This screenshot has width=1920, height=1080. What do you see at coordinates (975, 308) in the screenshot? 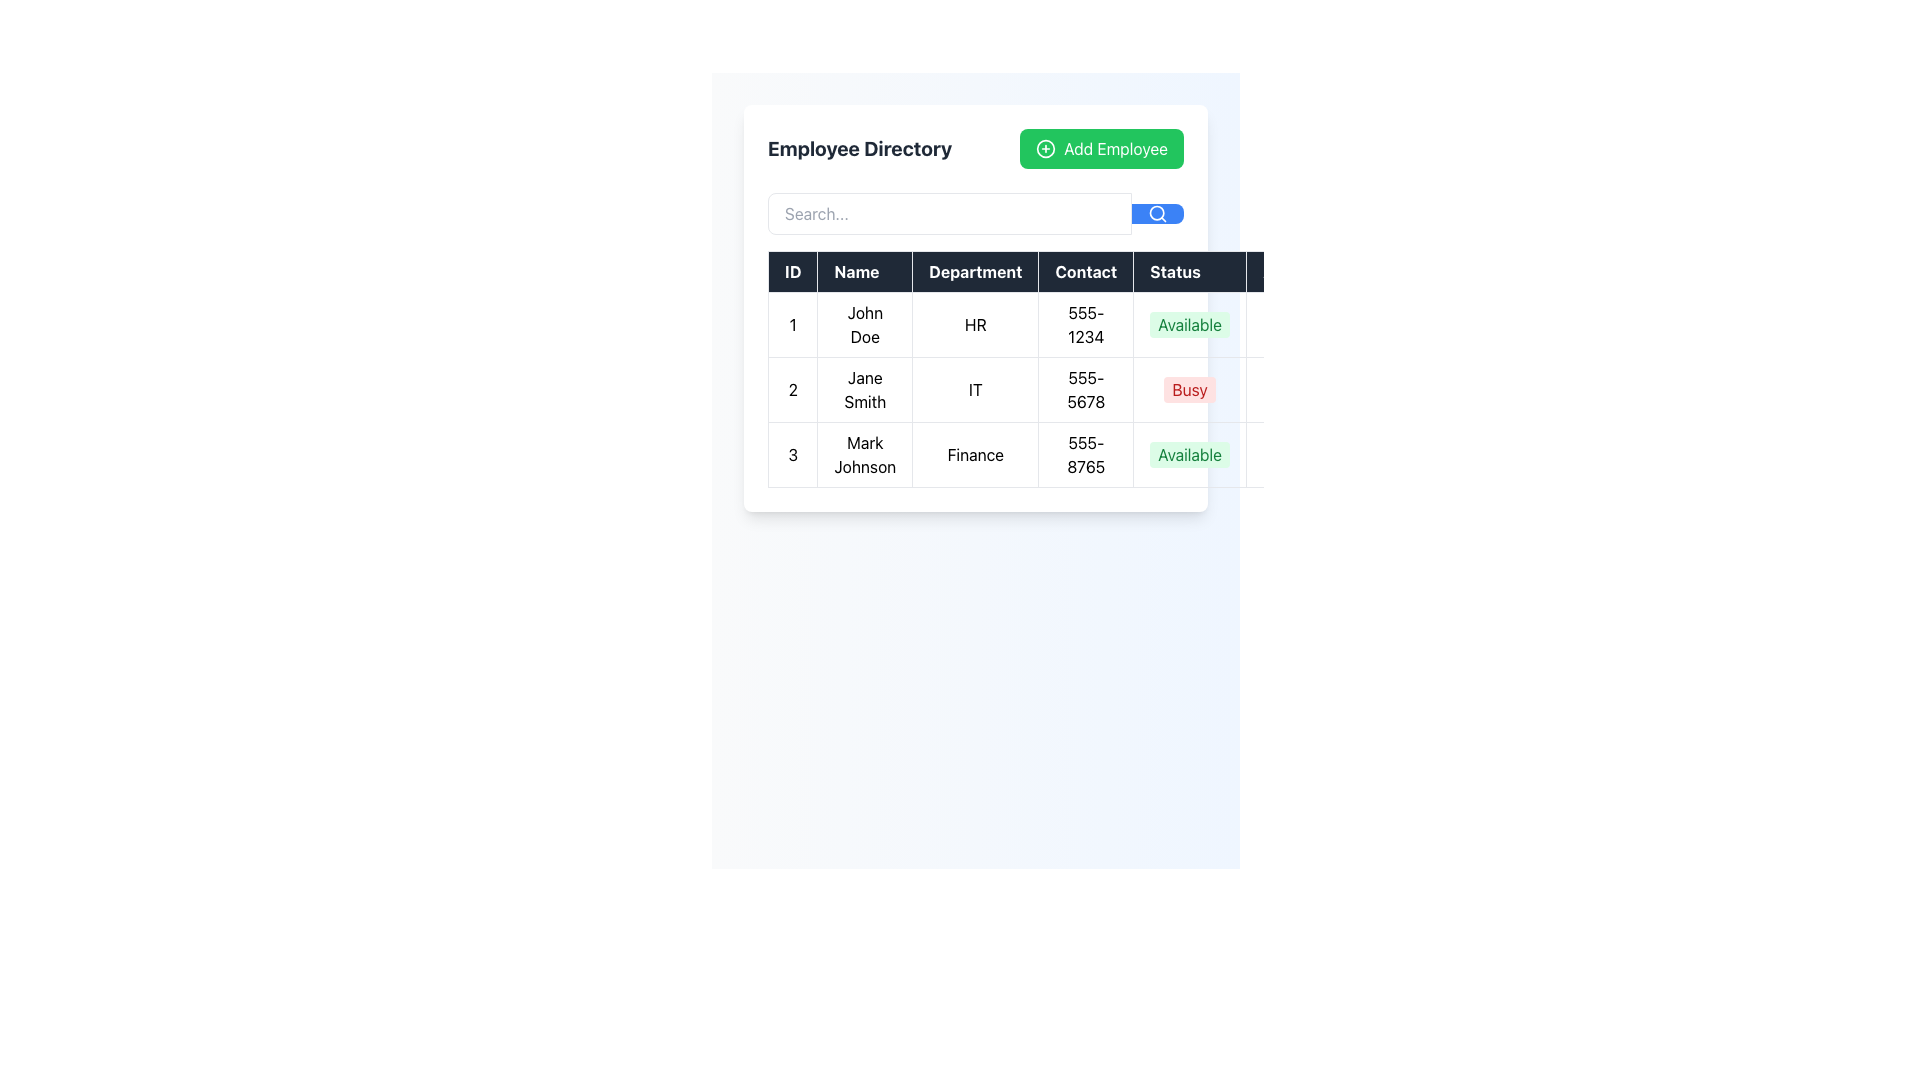
I see `the 'HR' department name cell` at bounding box center [975, 308].